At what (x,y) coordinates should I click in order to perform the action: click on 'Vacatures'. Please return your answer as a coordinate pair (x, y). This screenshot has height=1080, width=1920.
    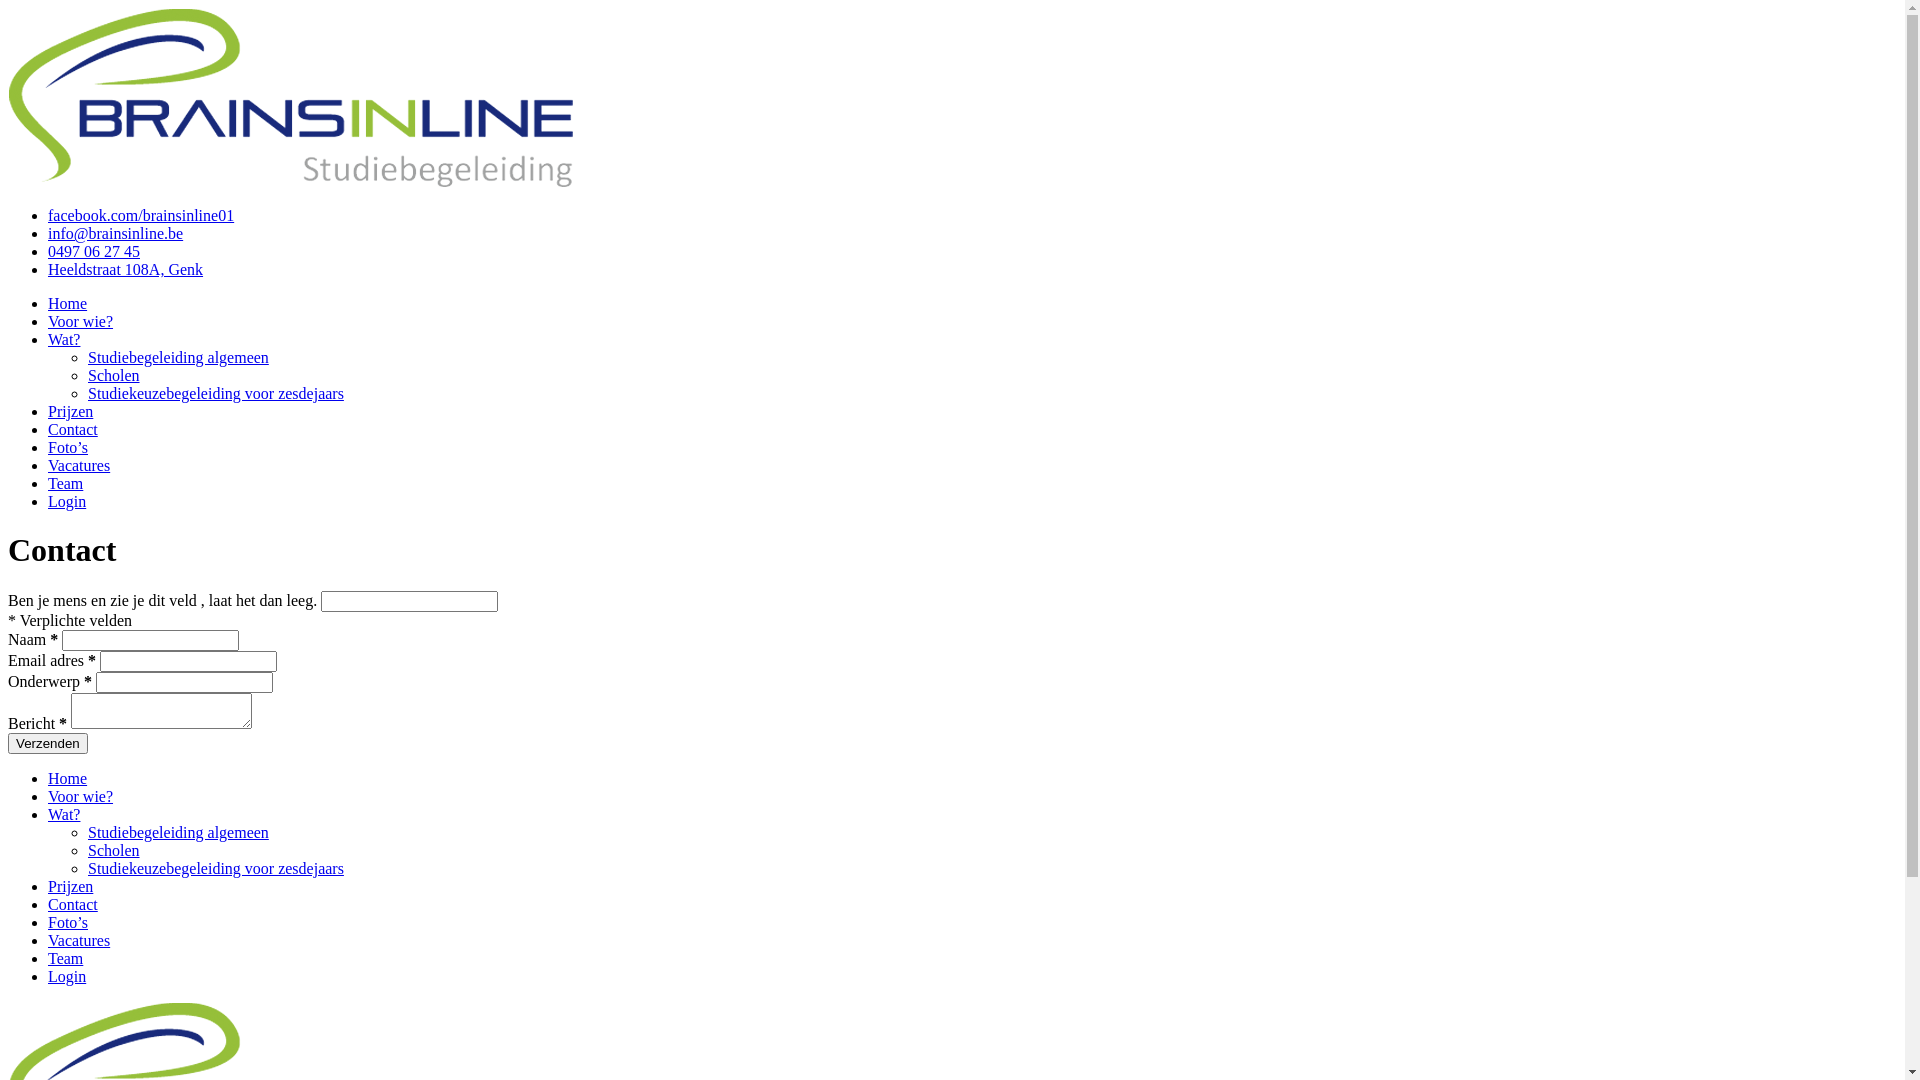
    Looking at the image, I should click on (78, 465).